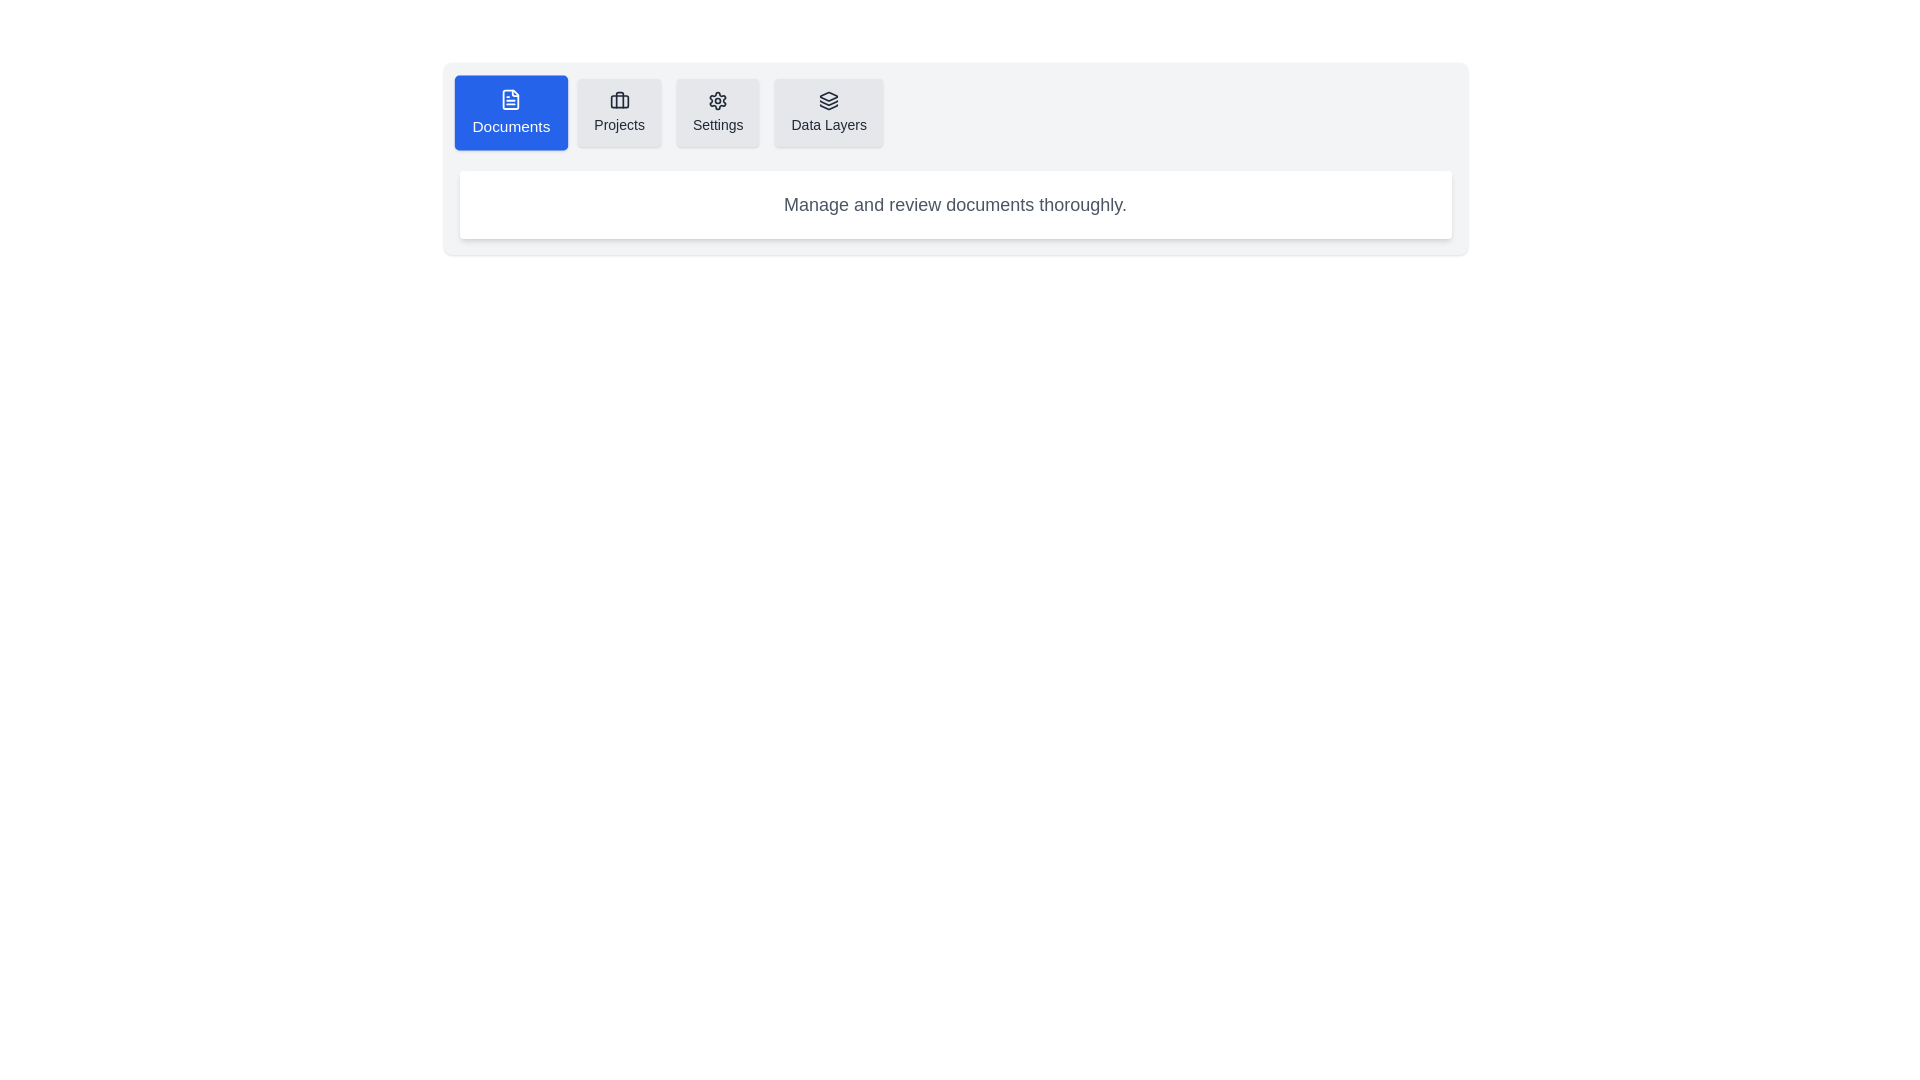 The width and height of the screenshot is (1920, 1080). What do you see at coordinates (829, 112) in the screenshot?
I see `the tab labeled Data Layers` at bounding box center [829, 112].